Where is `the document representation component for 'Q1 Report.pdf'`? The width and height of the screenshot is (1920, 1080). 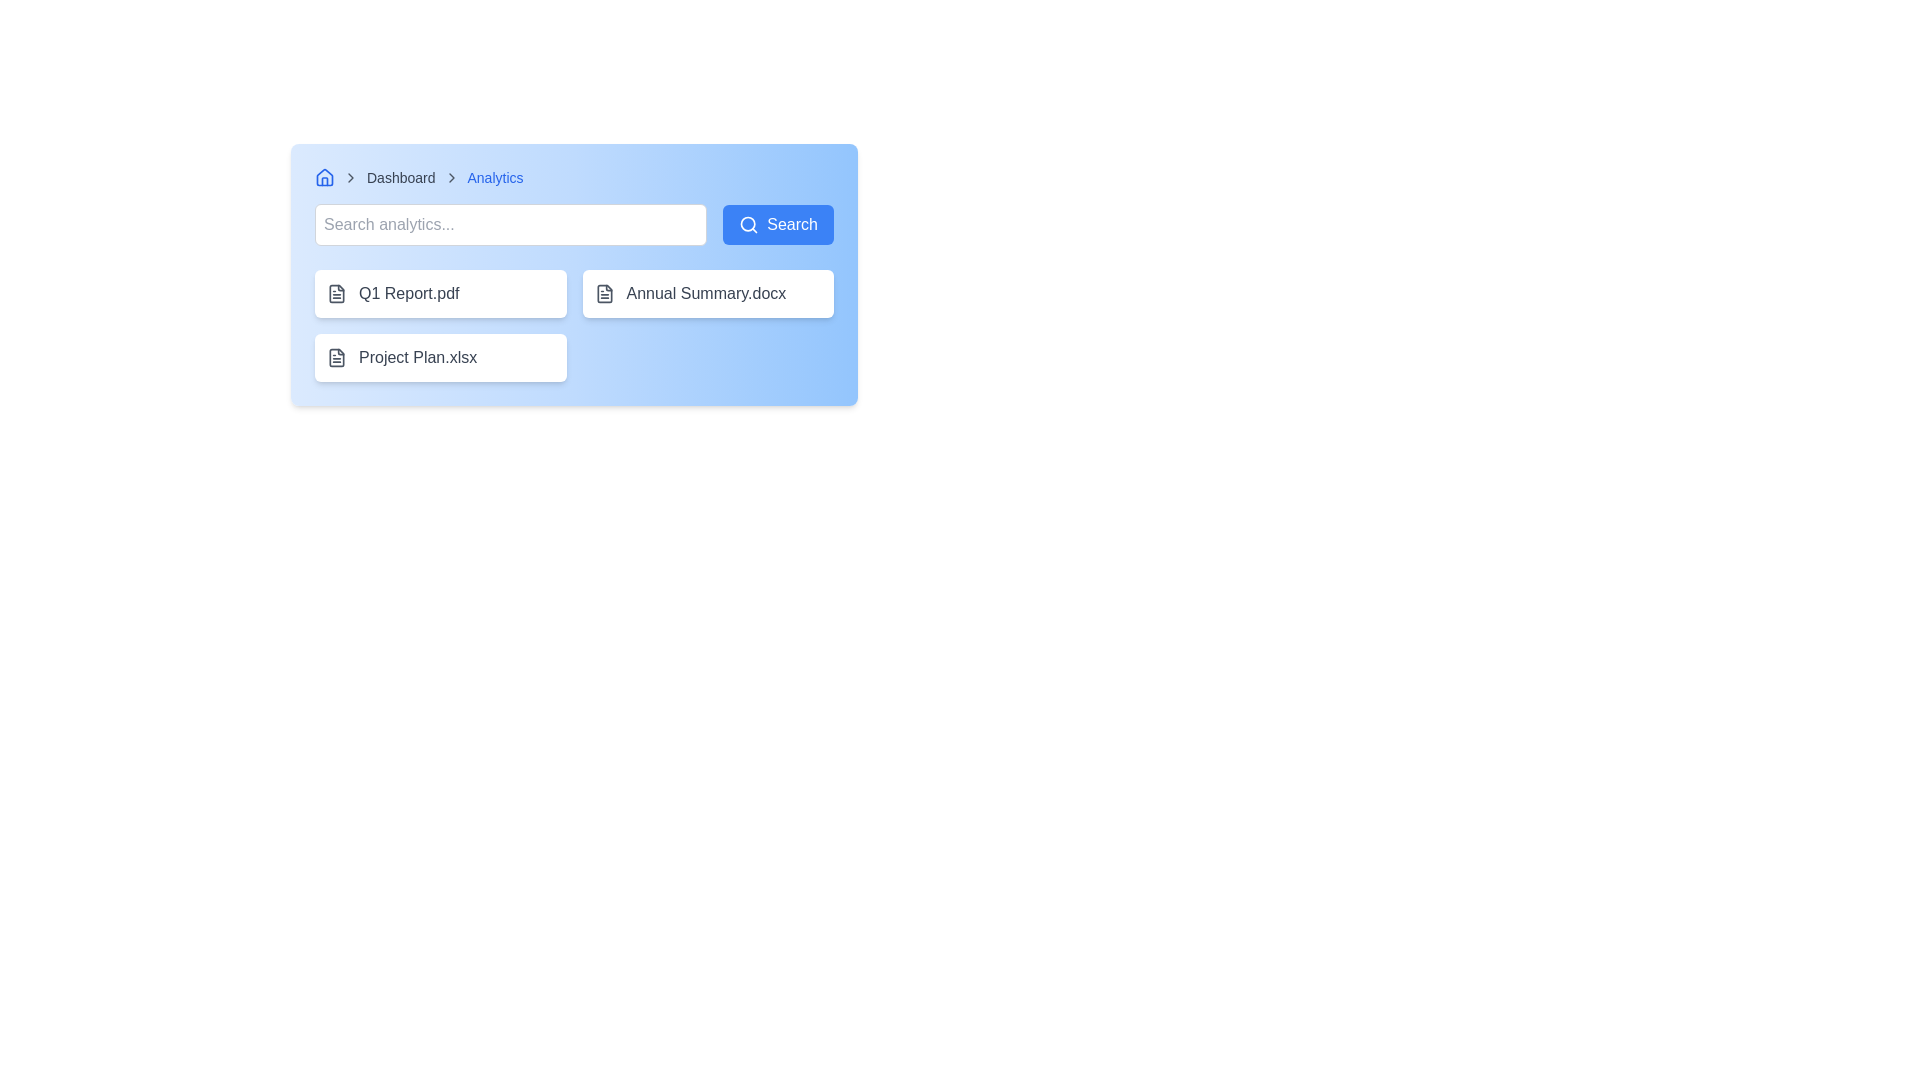 the document representation component for 'Q1 Report.pdf' is located at coordinates (439, 293).